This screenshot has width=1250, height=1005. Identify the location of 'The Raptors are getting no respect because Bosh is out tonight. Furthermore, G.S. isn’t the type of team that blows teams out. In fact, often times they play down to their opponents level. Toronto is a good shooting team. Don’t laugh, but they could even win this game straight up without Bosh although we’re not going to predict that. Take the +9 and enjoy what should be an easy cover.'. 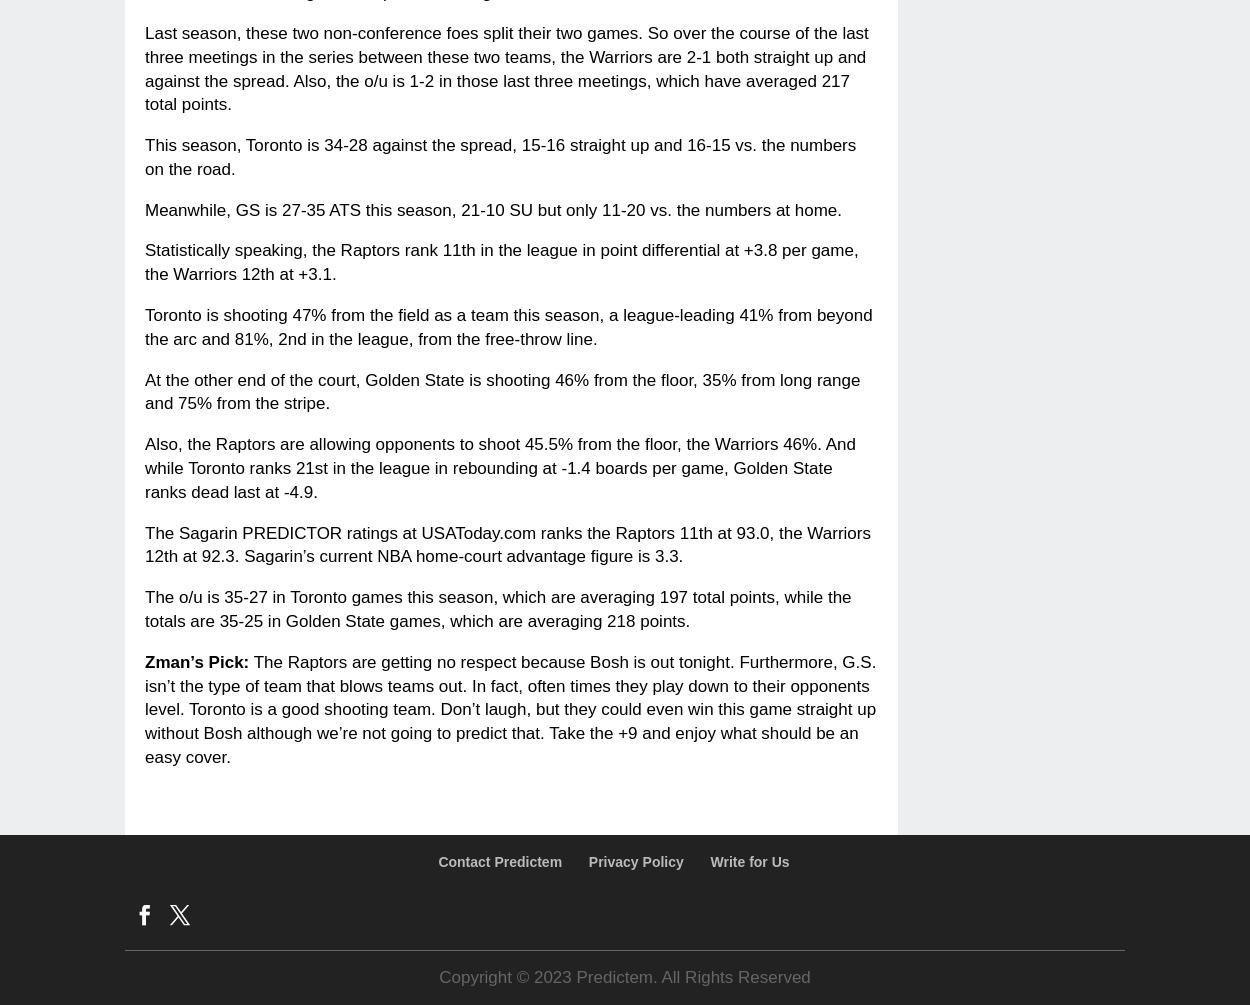
(145, 709).